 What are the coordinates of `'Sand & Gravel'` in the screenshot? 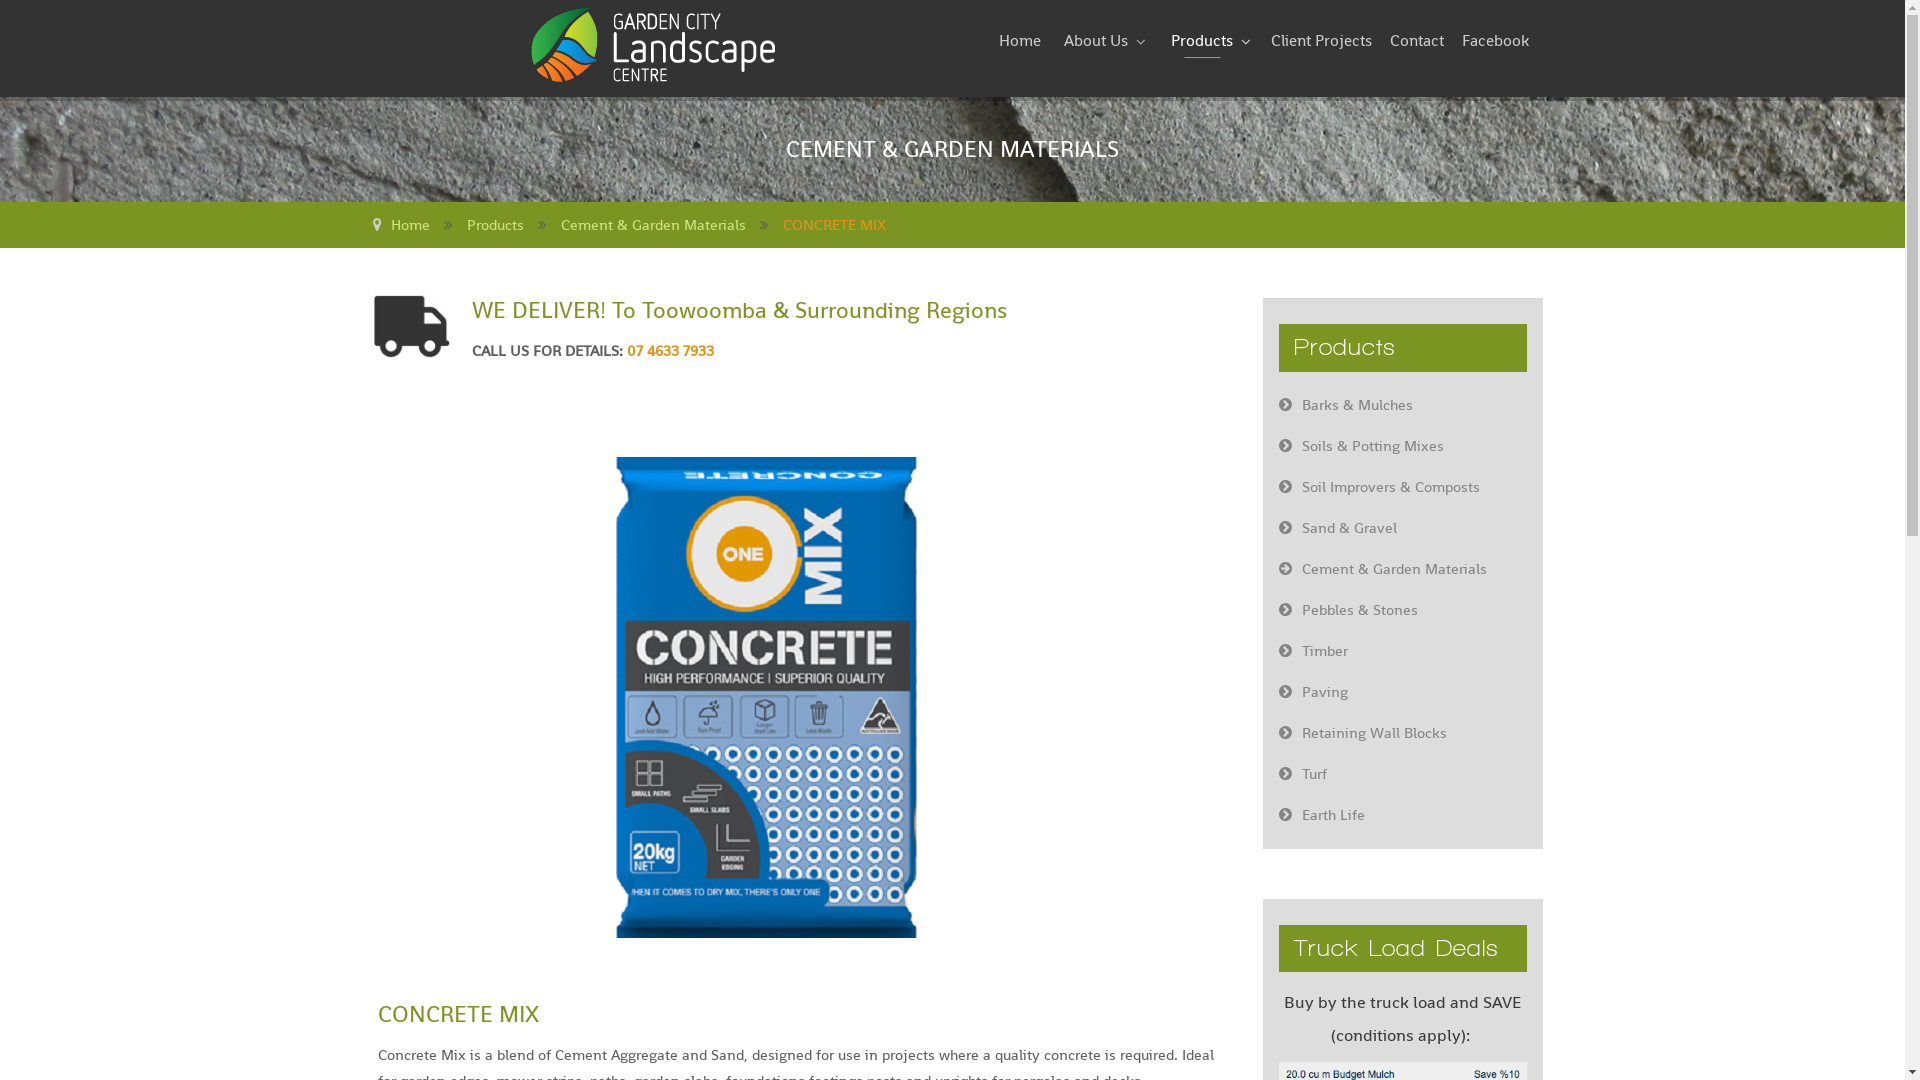 It's located at (1401, 527).